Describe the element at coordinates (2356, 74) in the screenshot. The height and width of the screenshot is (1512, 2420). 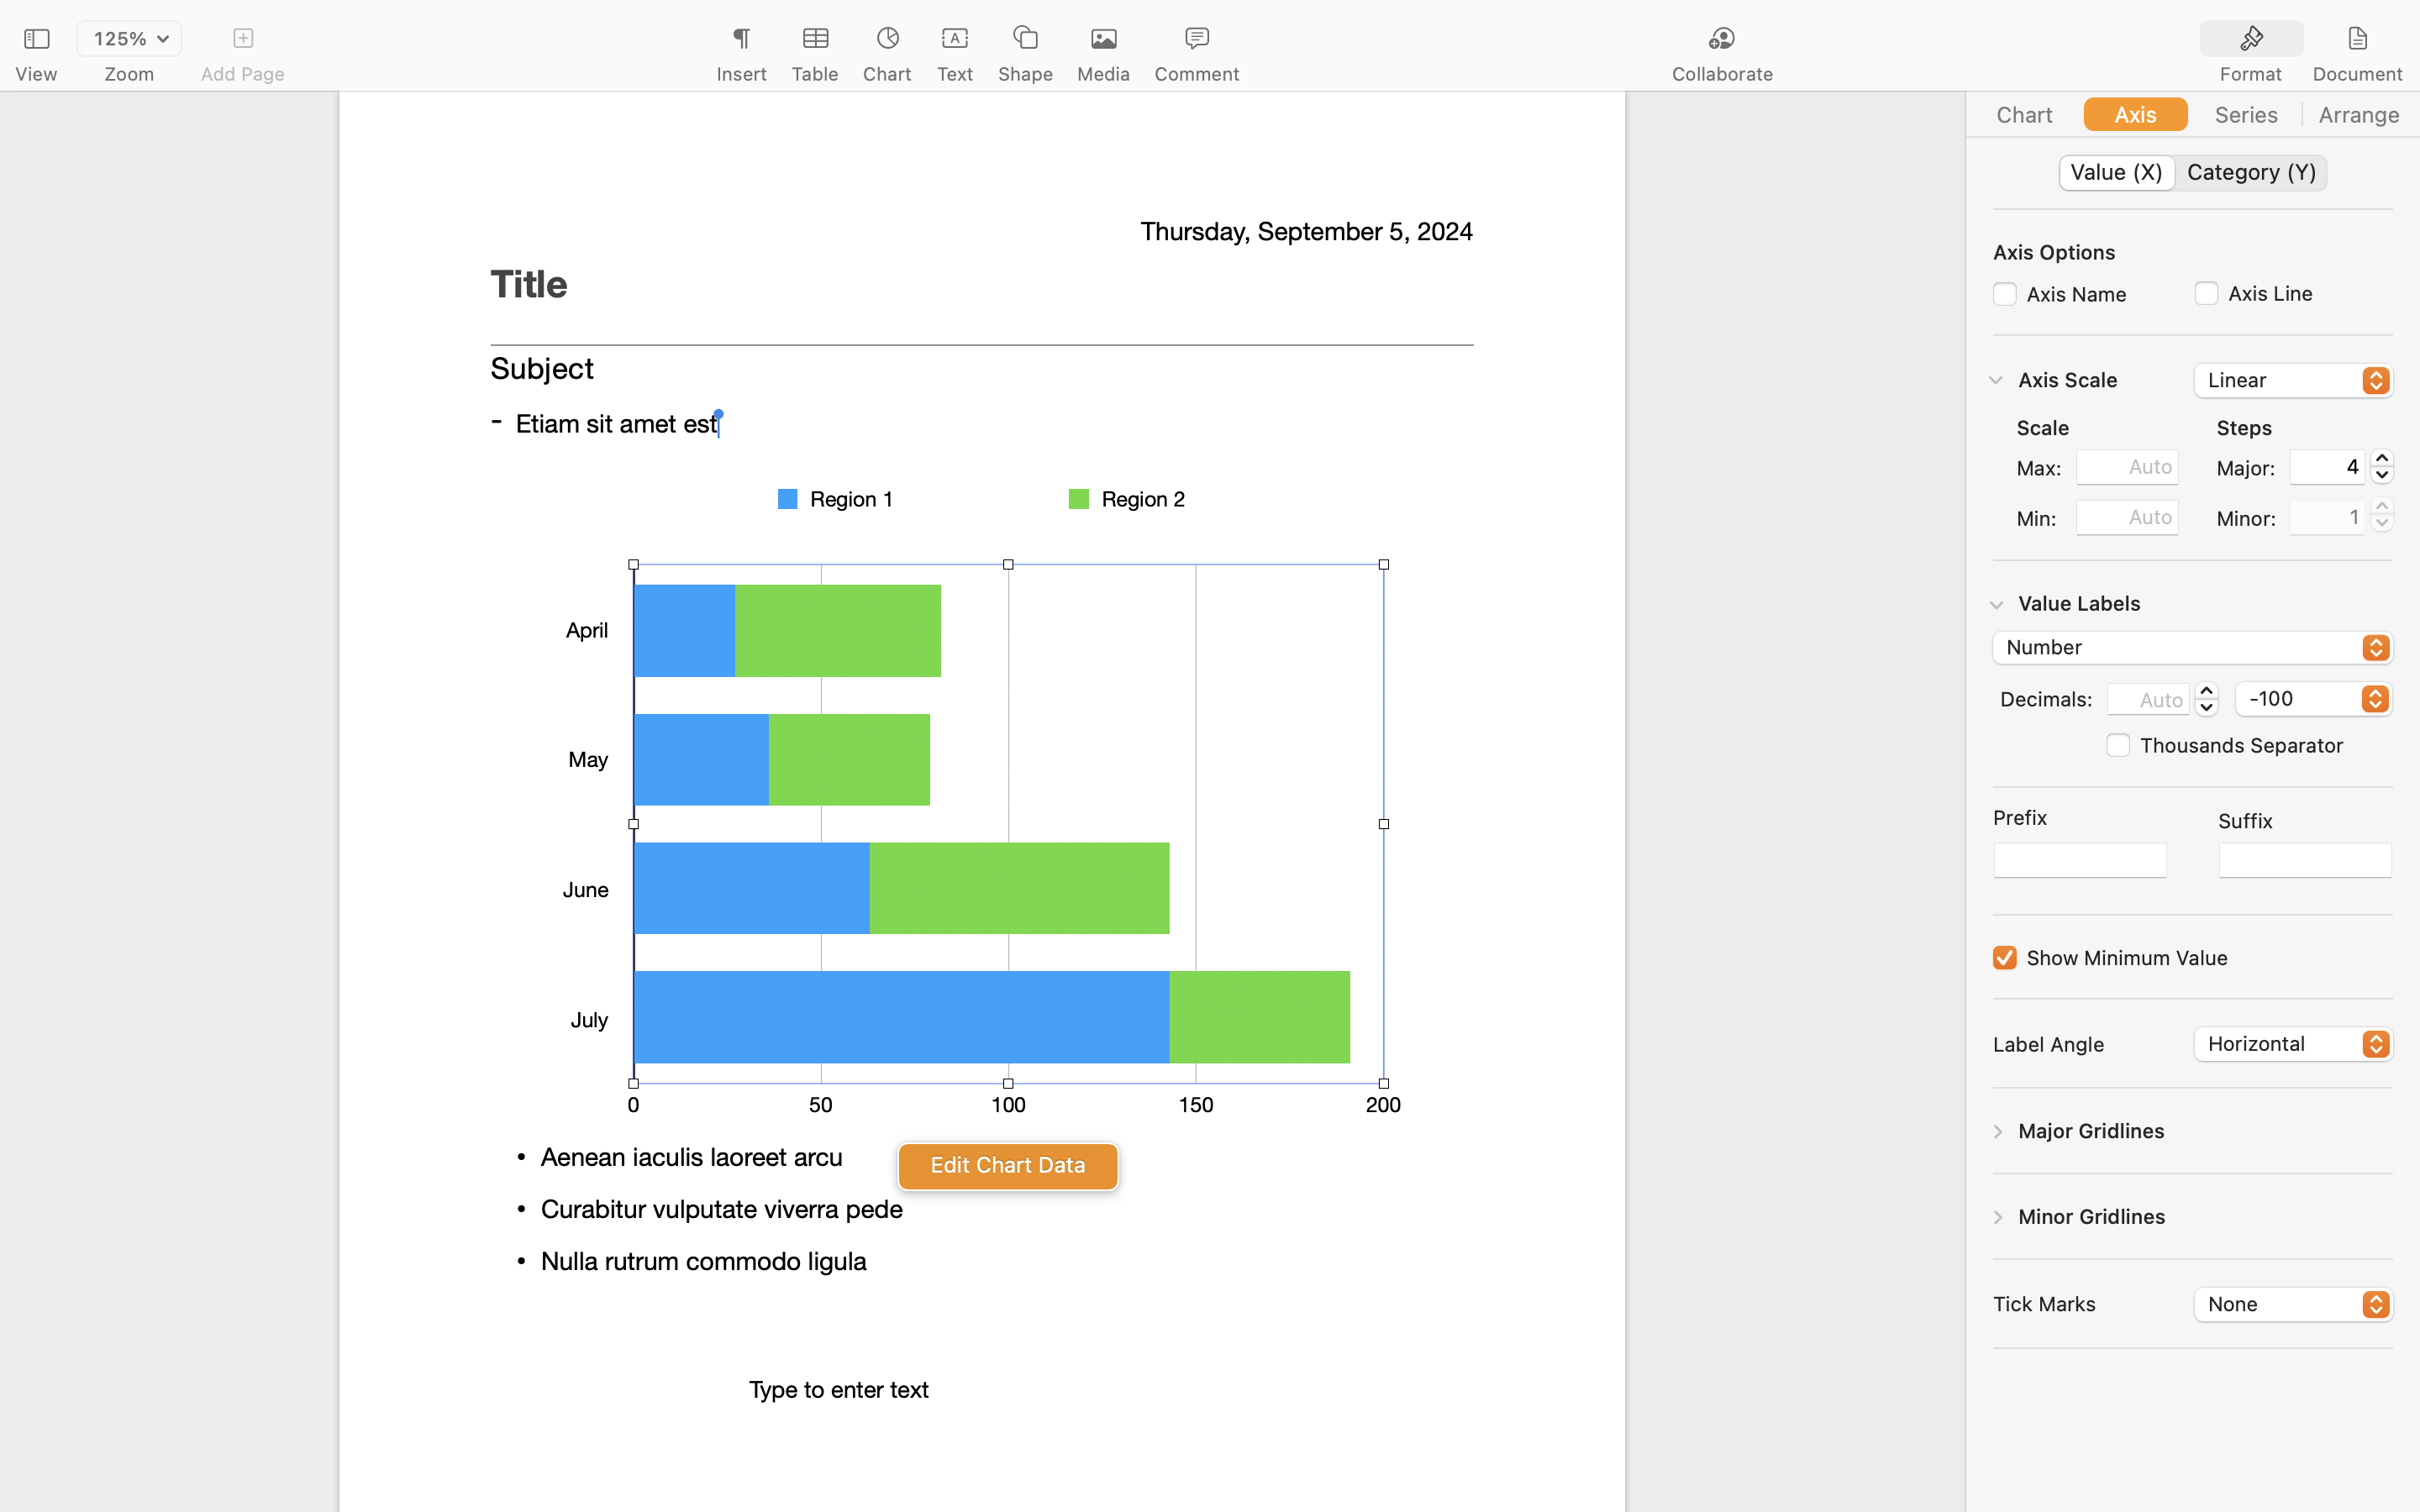
I see `'Document'` at that location.